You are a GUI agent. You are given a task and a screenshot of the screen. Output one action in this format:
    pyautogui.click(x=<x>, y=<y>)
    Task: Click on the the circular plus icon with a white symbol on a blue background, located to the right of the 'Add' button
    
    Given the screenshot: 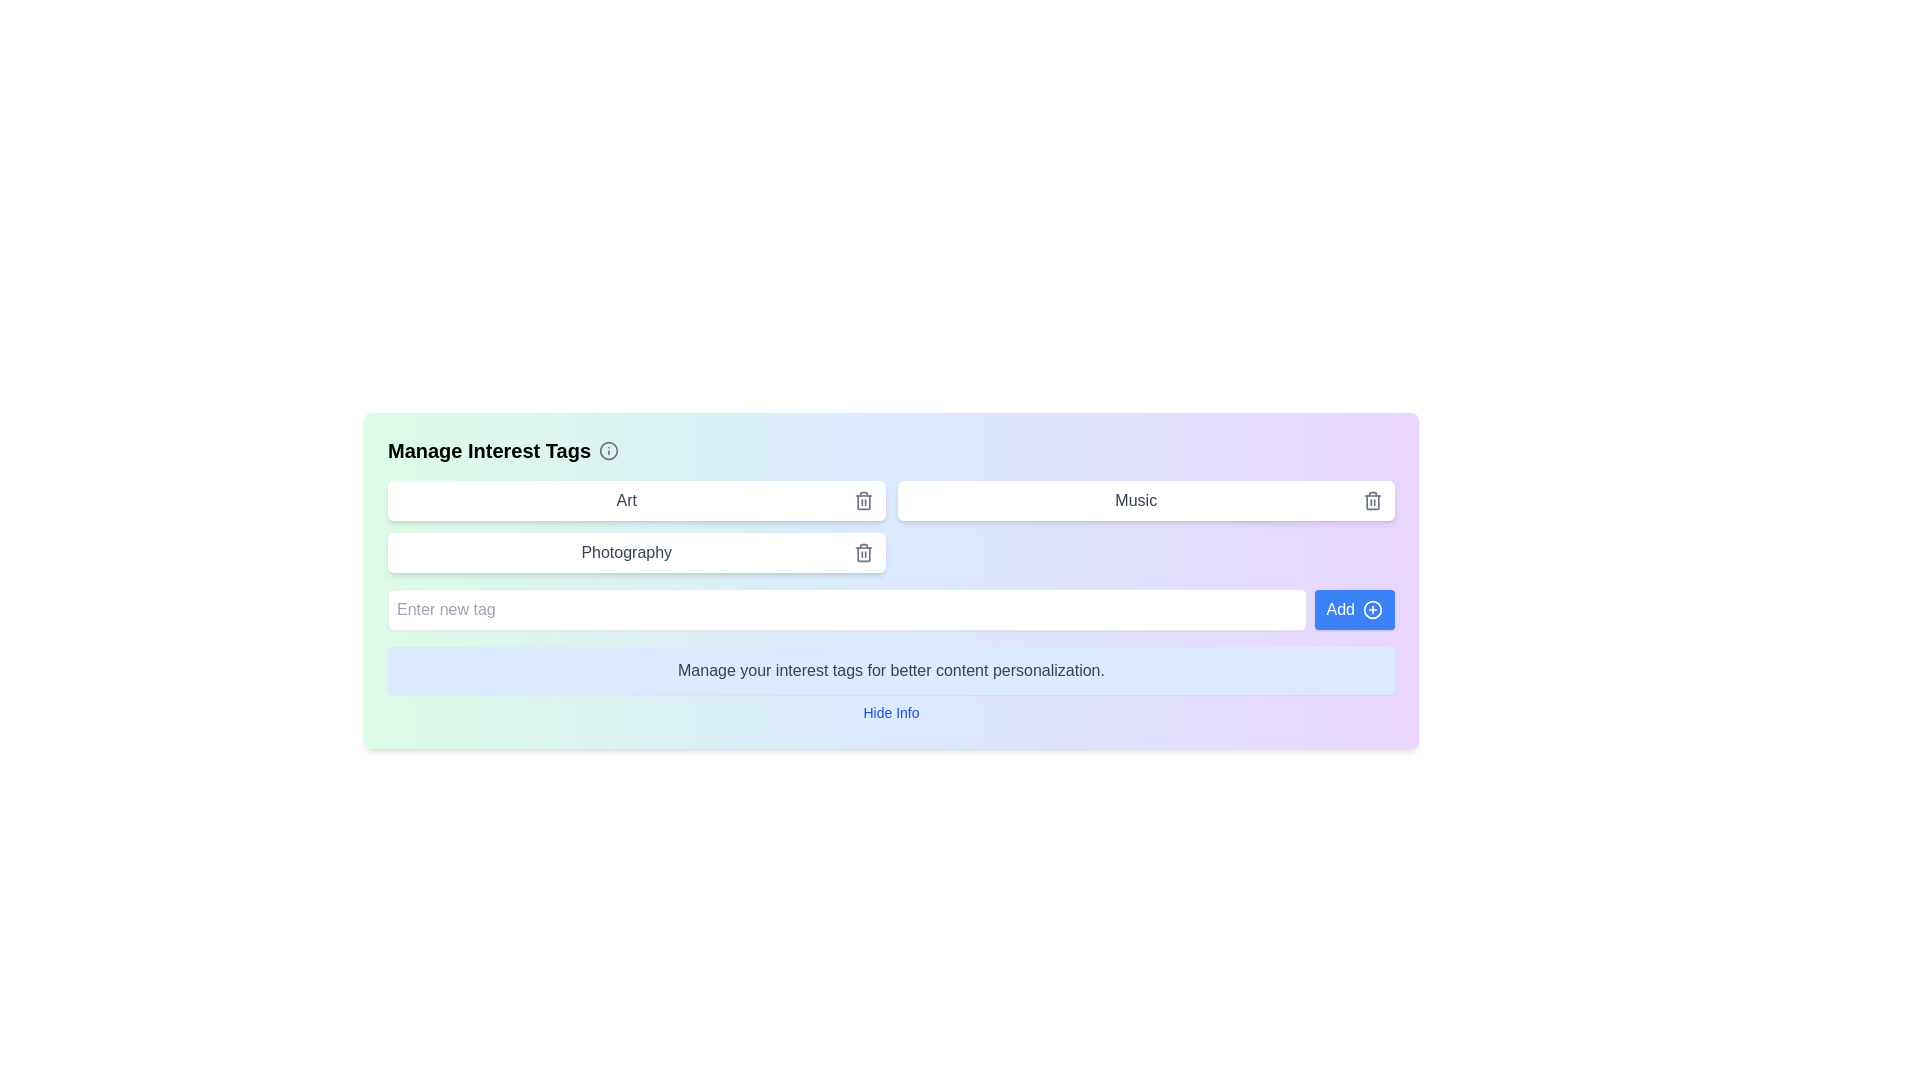 What is the action you would take?
    pyautogui.click(x=1371, y=608)
    